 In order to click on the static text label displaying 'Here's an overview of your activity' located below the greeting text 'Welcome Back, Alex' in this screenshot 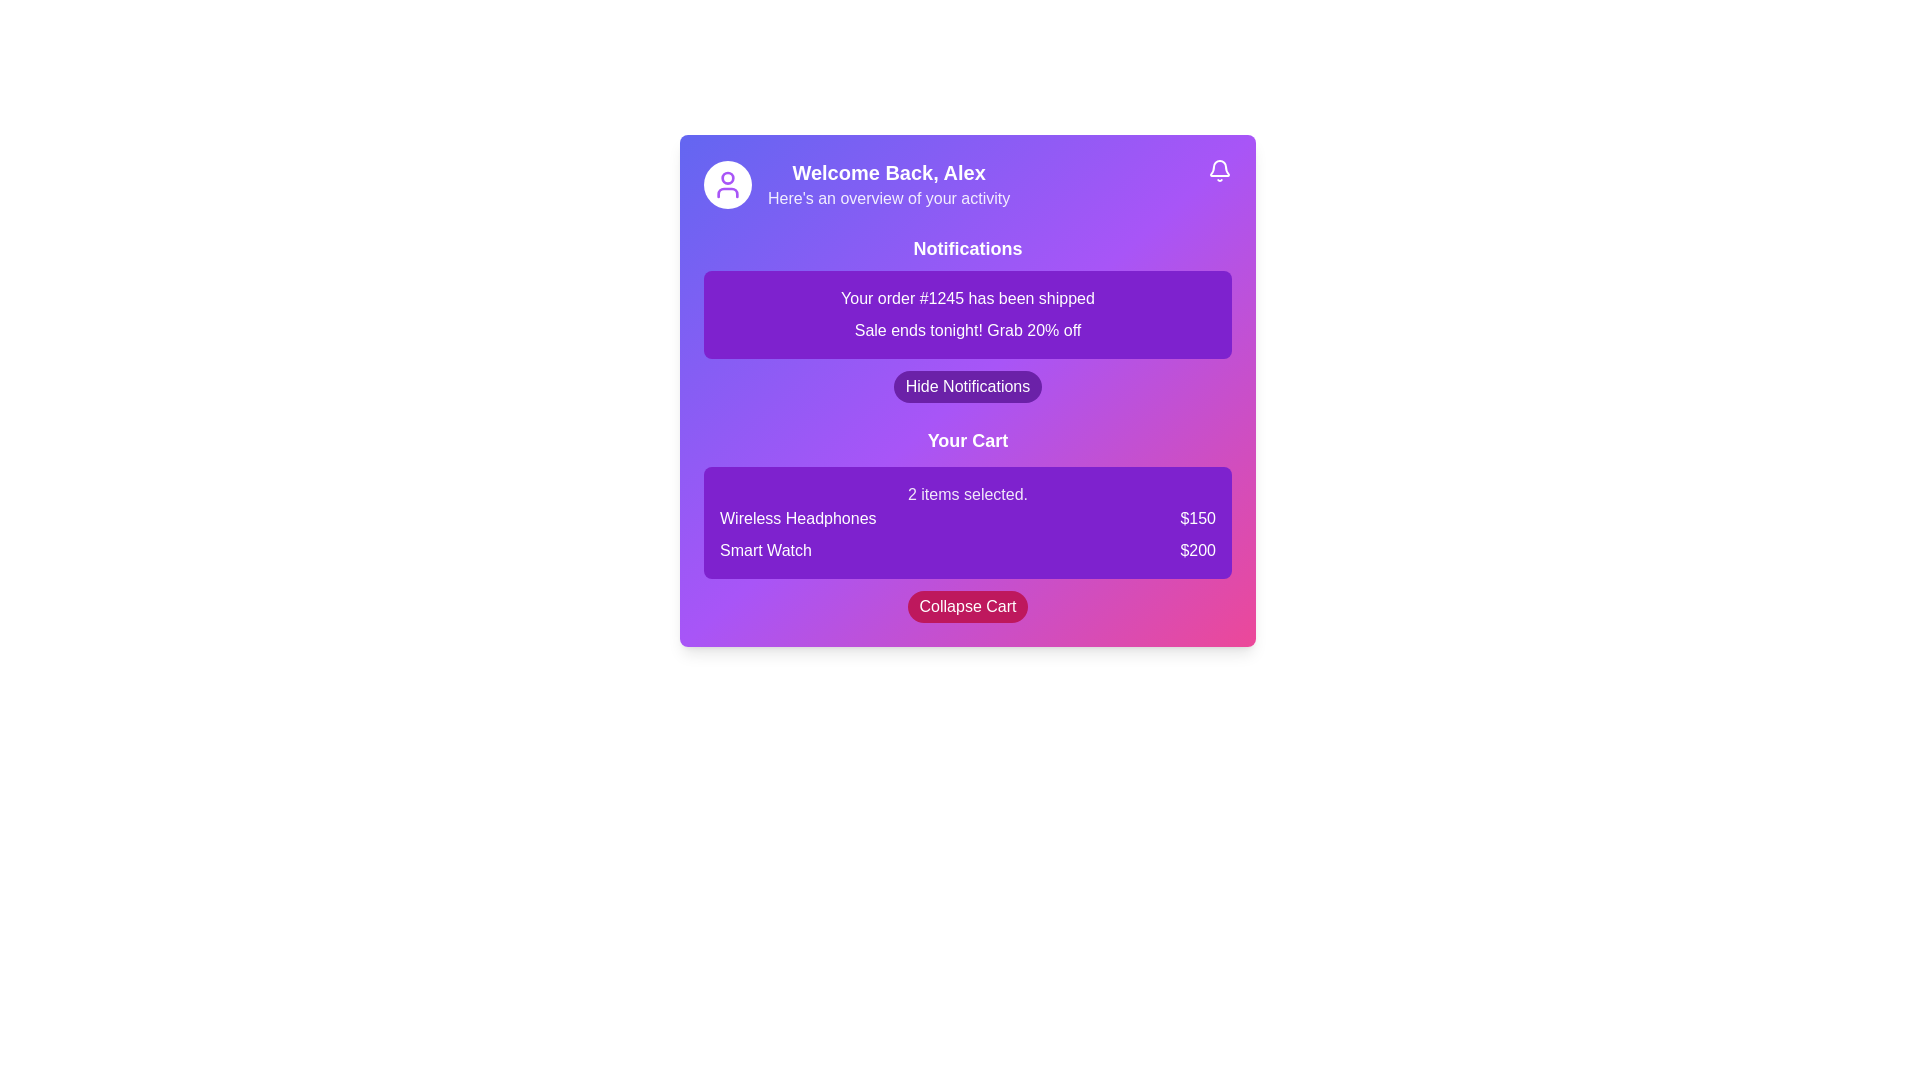, I will do `click(888, 199)`.